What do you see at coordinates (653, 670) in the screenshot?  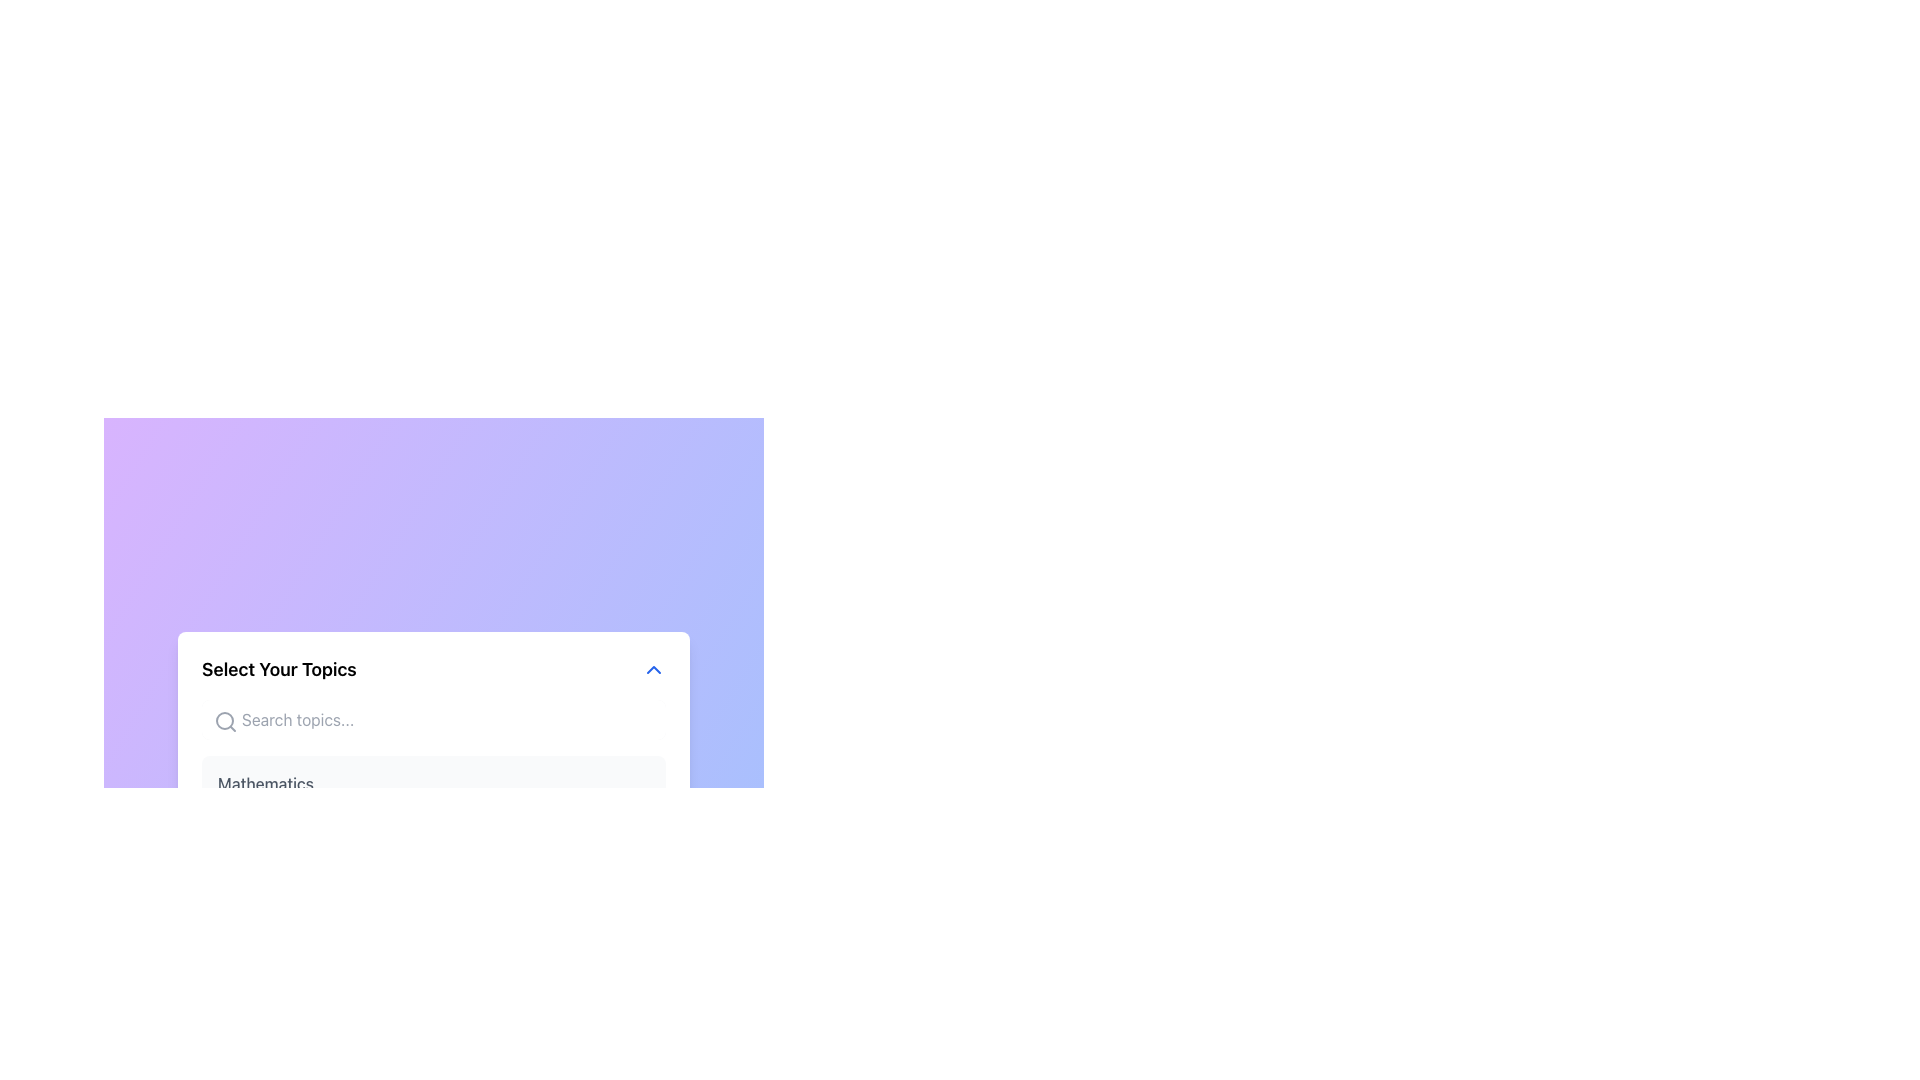 I see `the Chevron Icon located on the right side of the 'Select Your Topics' header` at bounding box center [653, 670].